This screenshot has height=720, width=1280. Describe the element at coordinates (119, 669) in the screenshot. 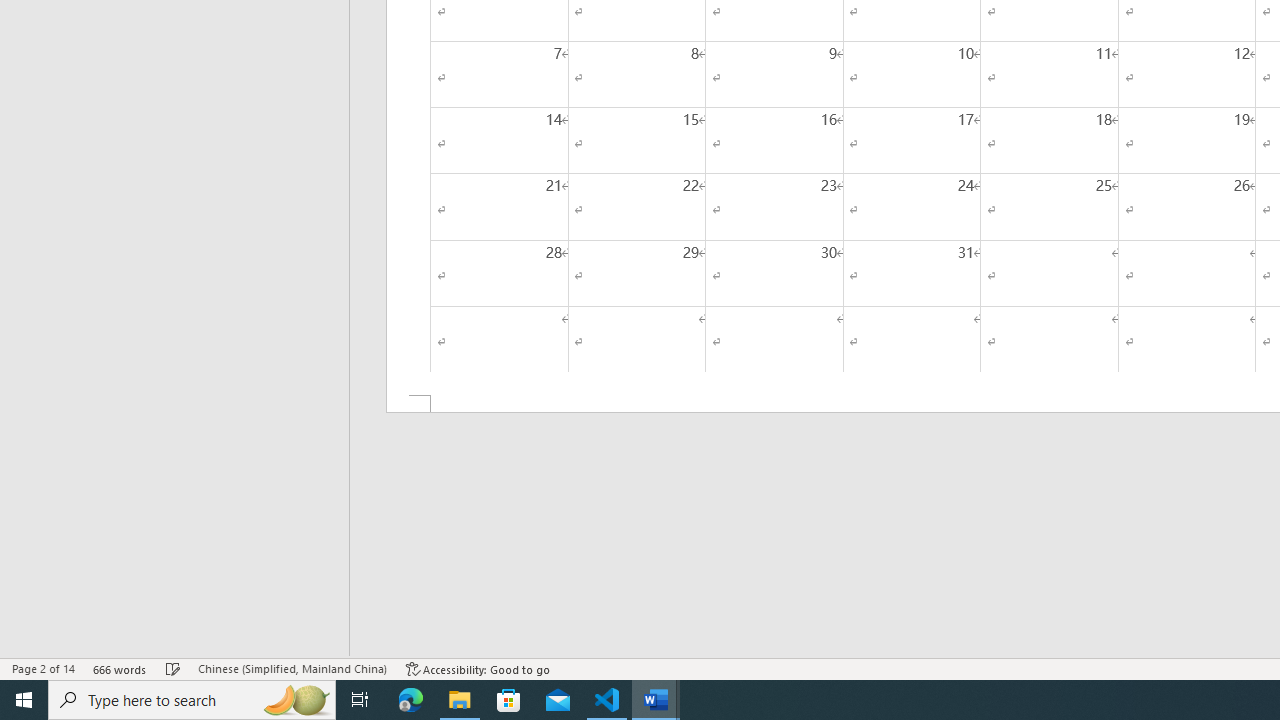

I see `'Word Count 666 words'` at that location.